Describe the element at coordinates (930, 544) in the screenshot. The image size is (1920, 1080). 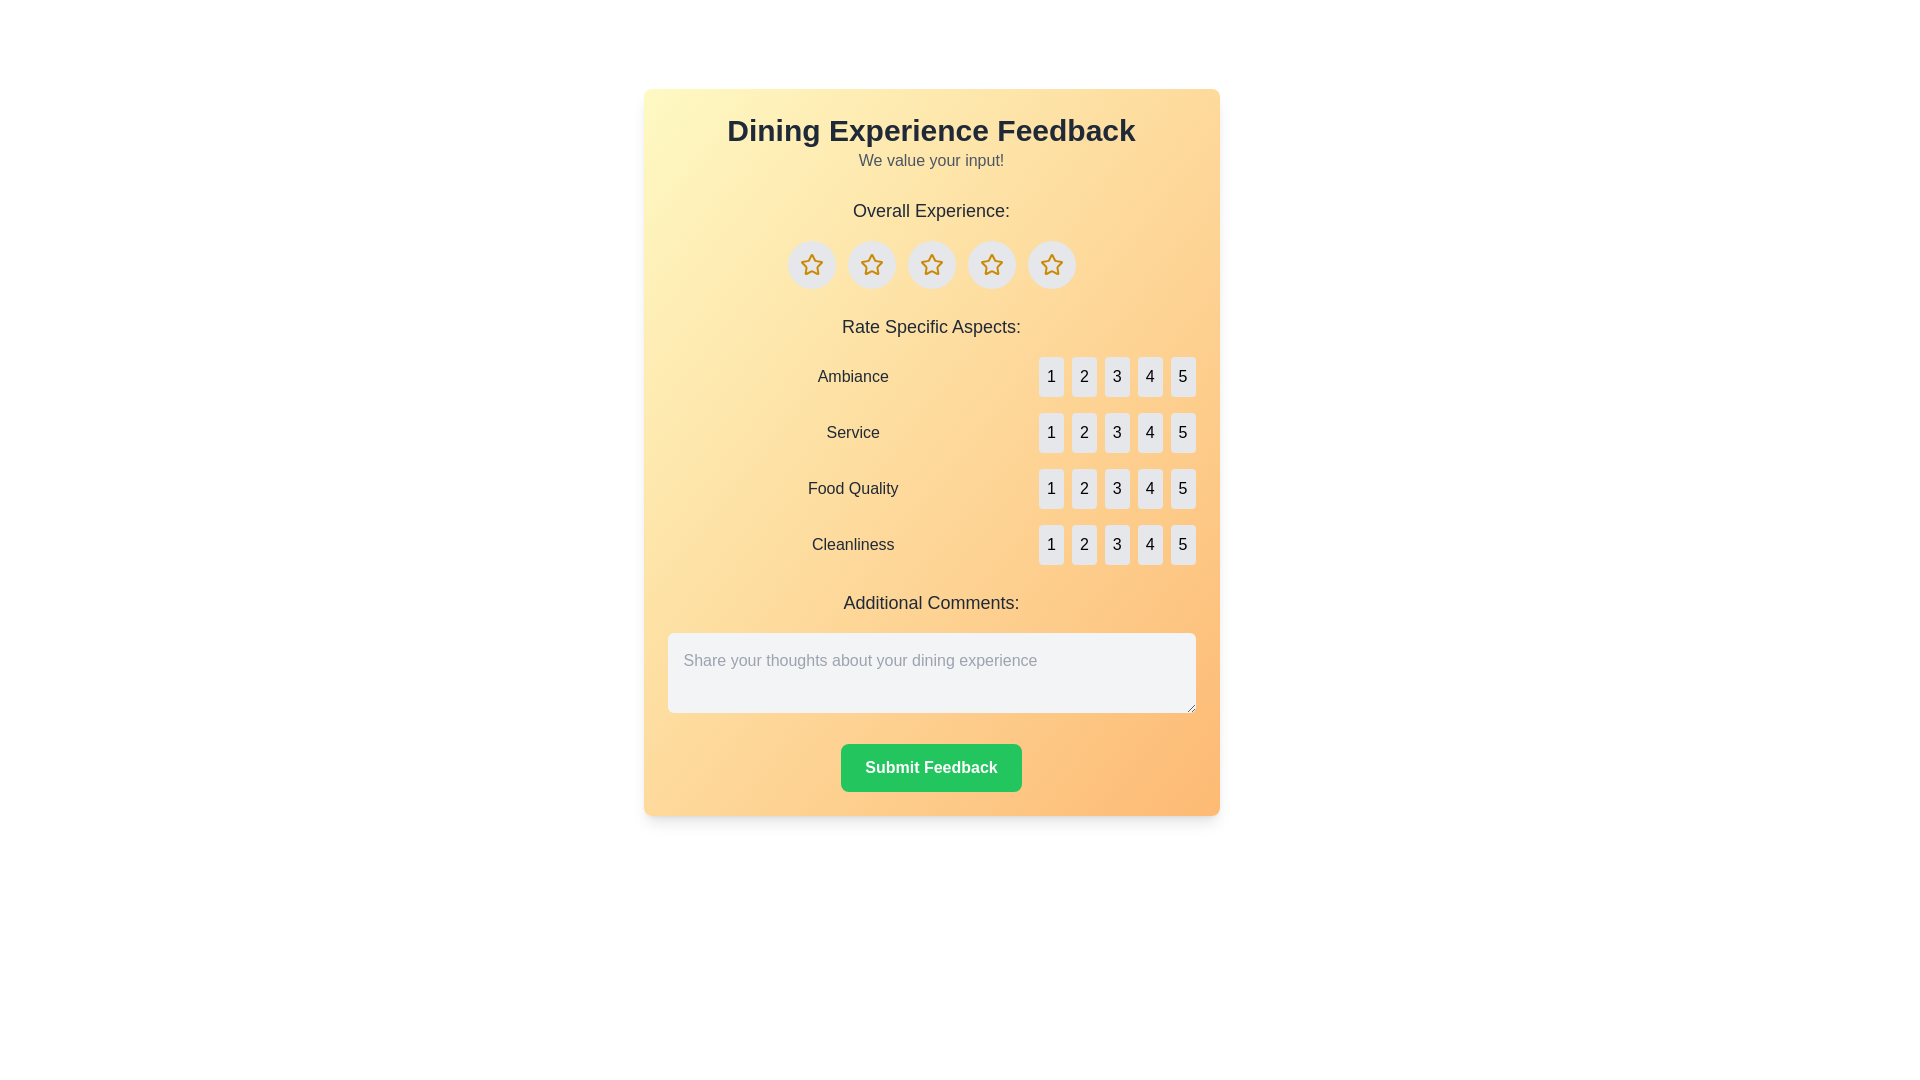
I see `the second button in the 'Cleanliness' rating scale, which is located in the fourth row of the list labeled 'Rate Specific Aspects:', to rate Cleanliness as 2` at that location.